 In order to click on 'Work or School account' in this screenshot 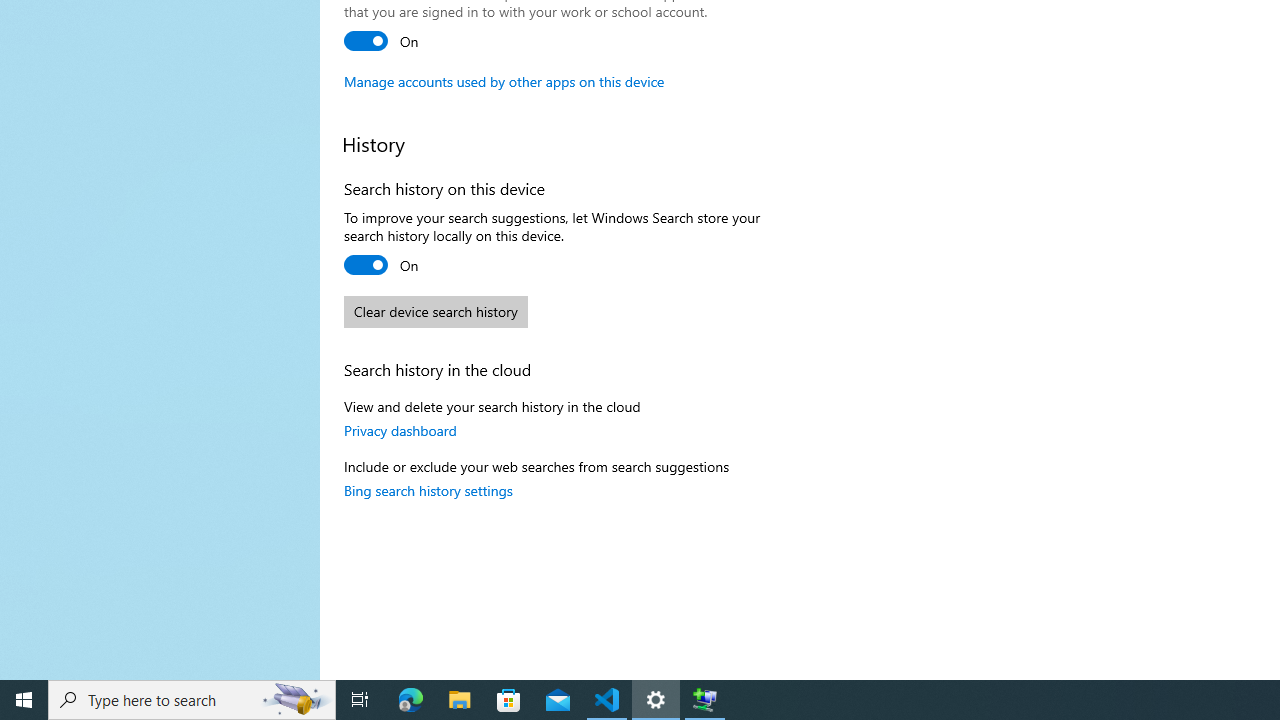, I will do `click(382, 41)`.